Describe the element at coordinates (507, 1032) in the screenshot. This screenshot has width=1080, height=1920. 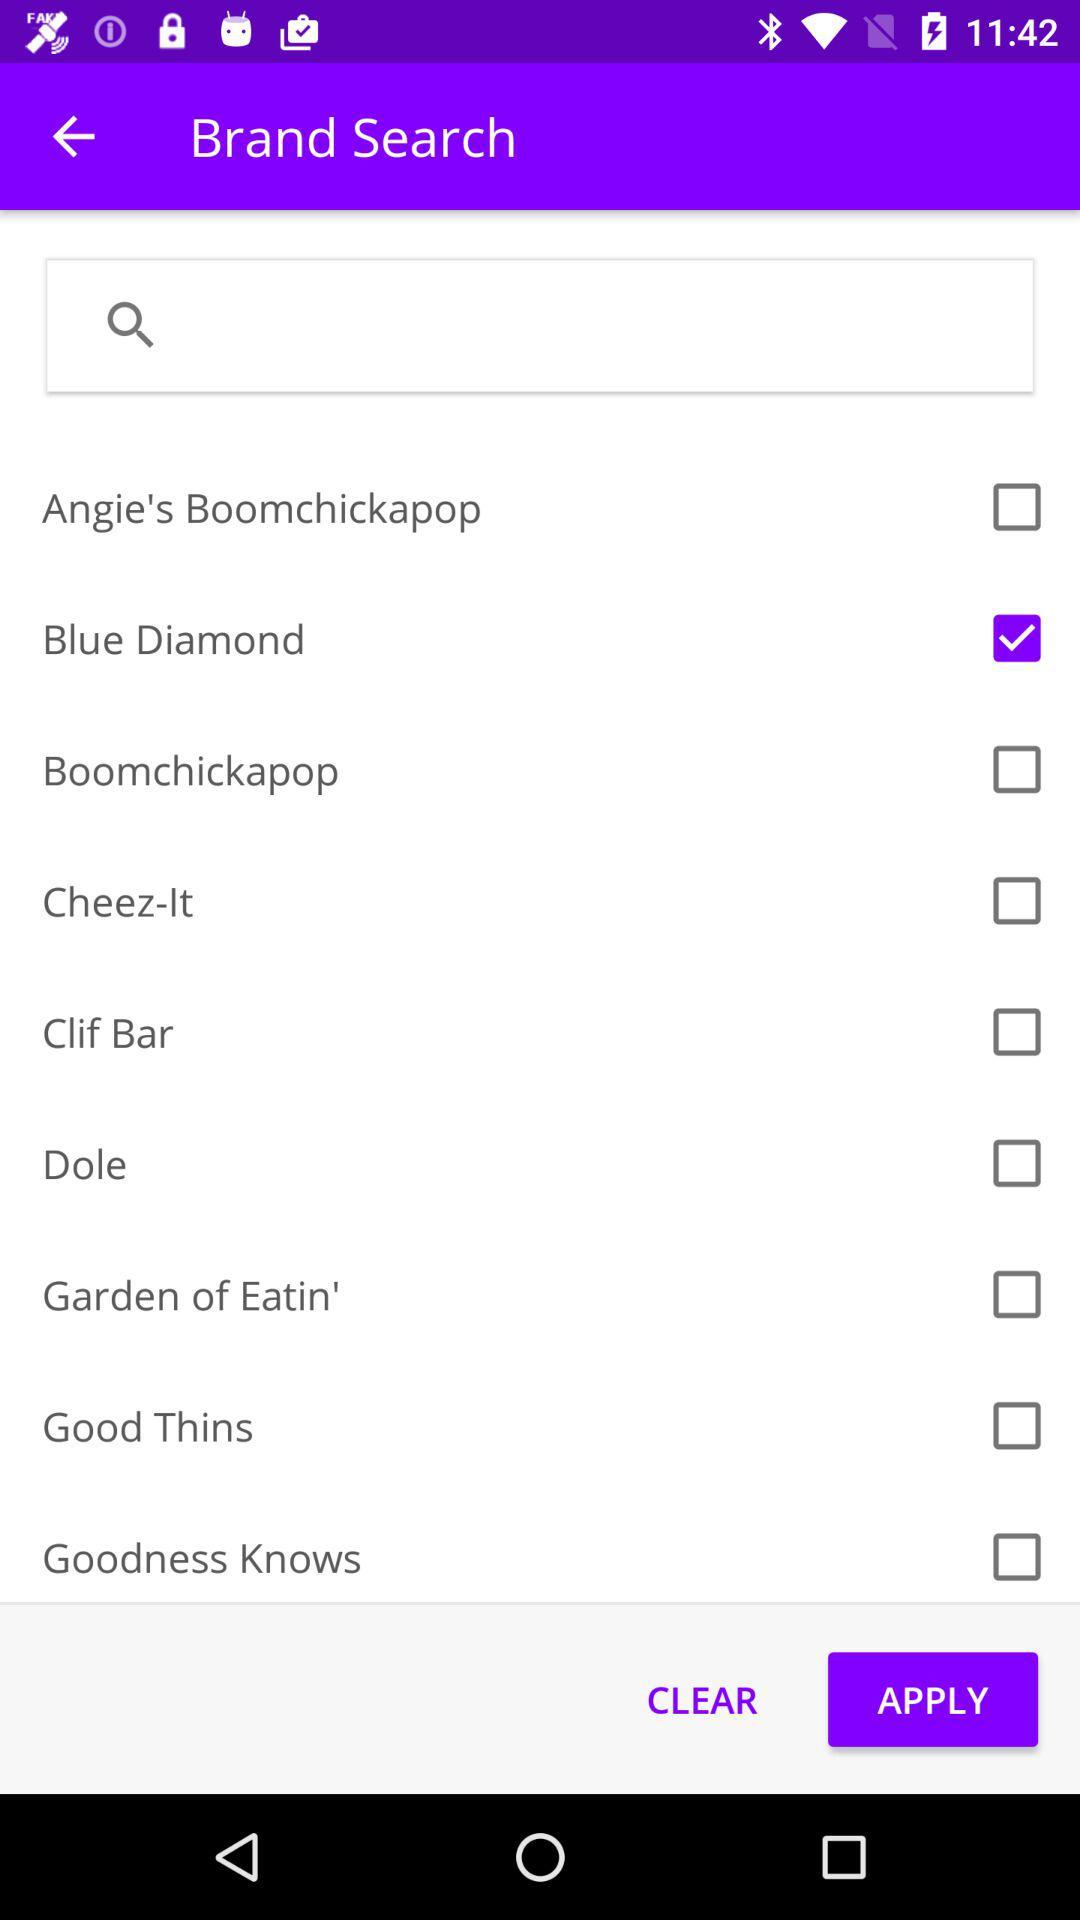
I see `the clif bar icon` at that location.